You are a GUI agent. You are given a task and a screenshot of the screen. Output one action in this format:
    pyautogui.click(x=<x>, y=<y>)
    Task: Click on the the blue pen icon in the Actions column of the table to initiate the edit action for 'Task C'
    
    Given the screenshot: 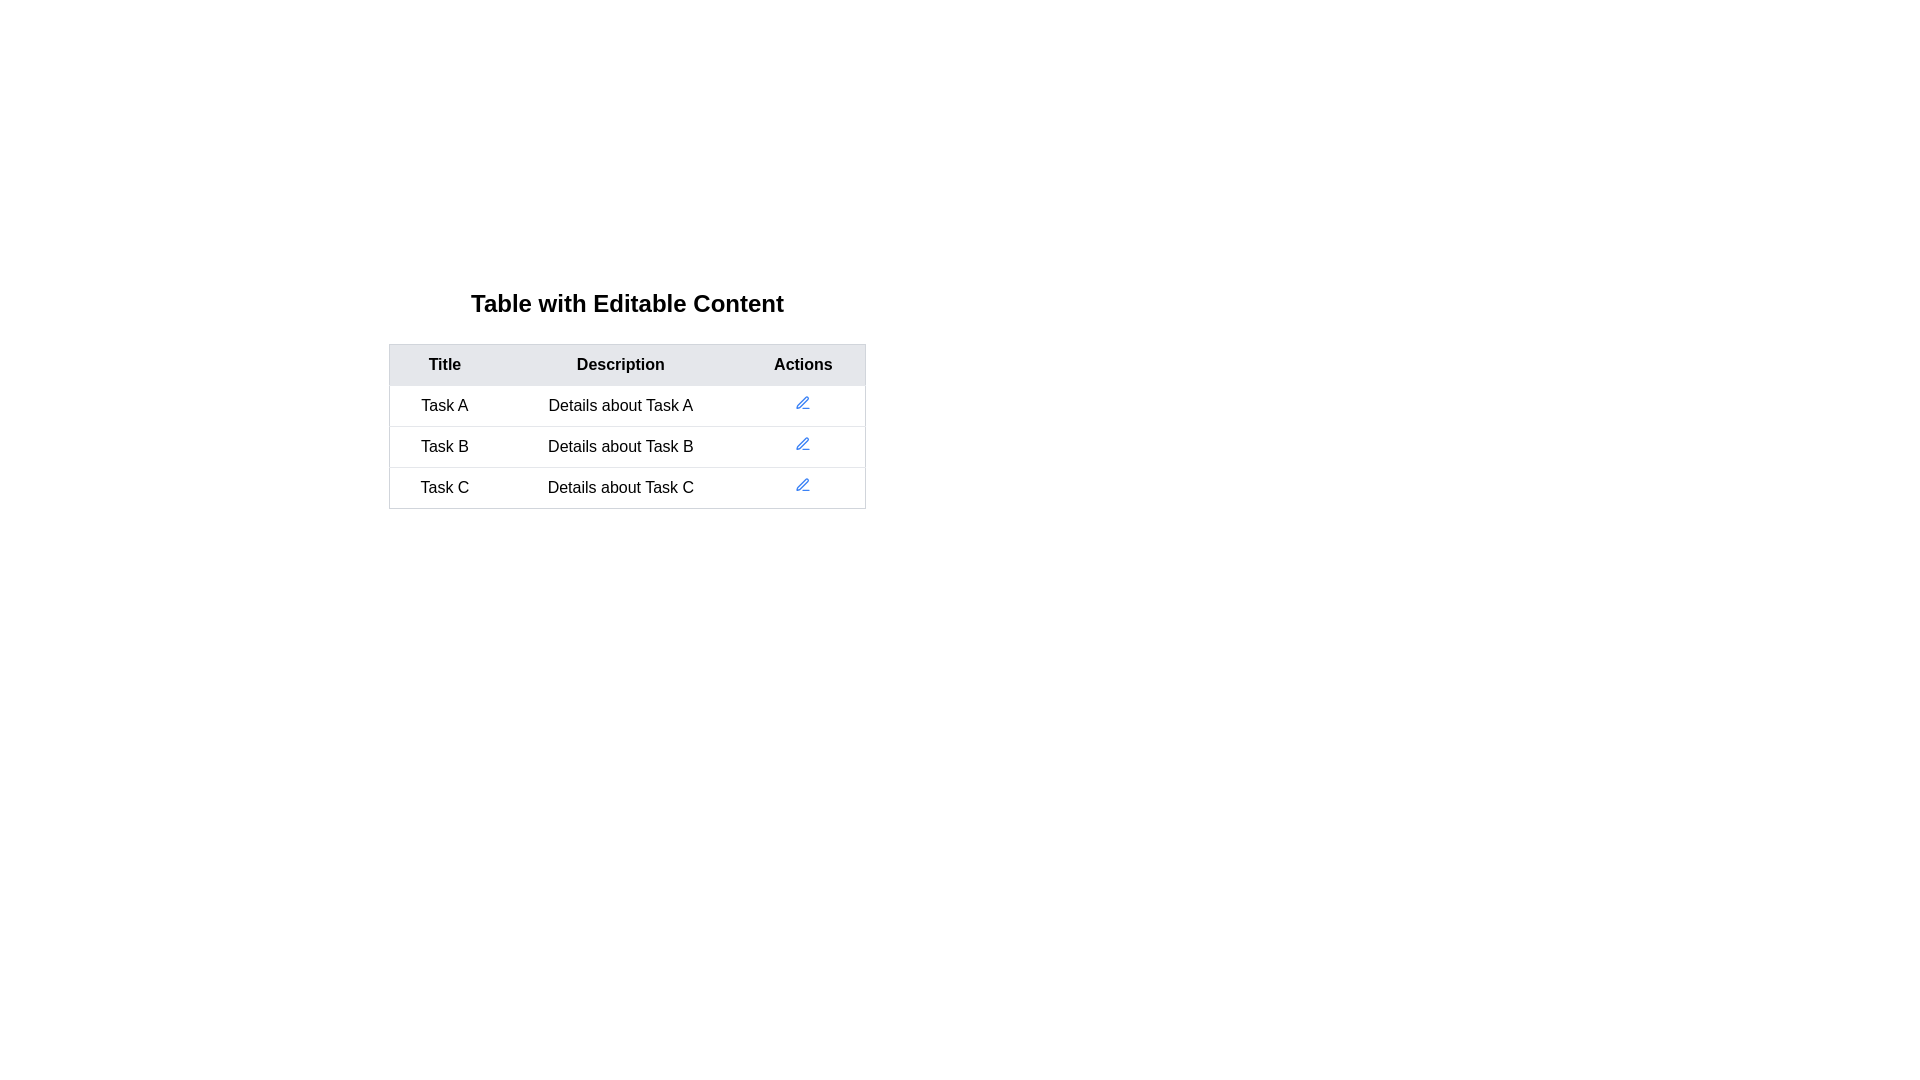 What is the action you would take?
    pyautogui.click(x=803, y=488)
    